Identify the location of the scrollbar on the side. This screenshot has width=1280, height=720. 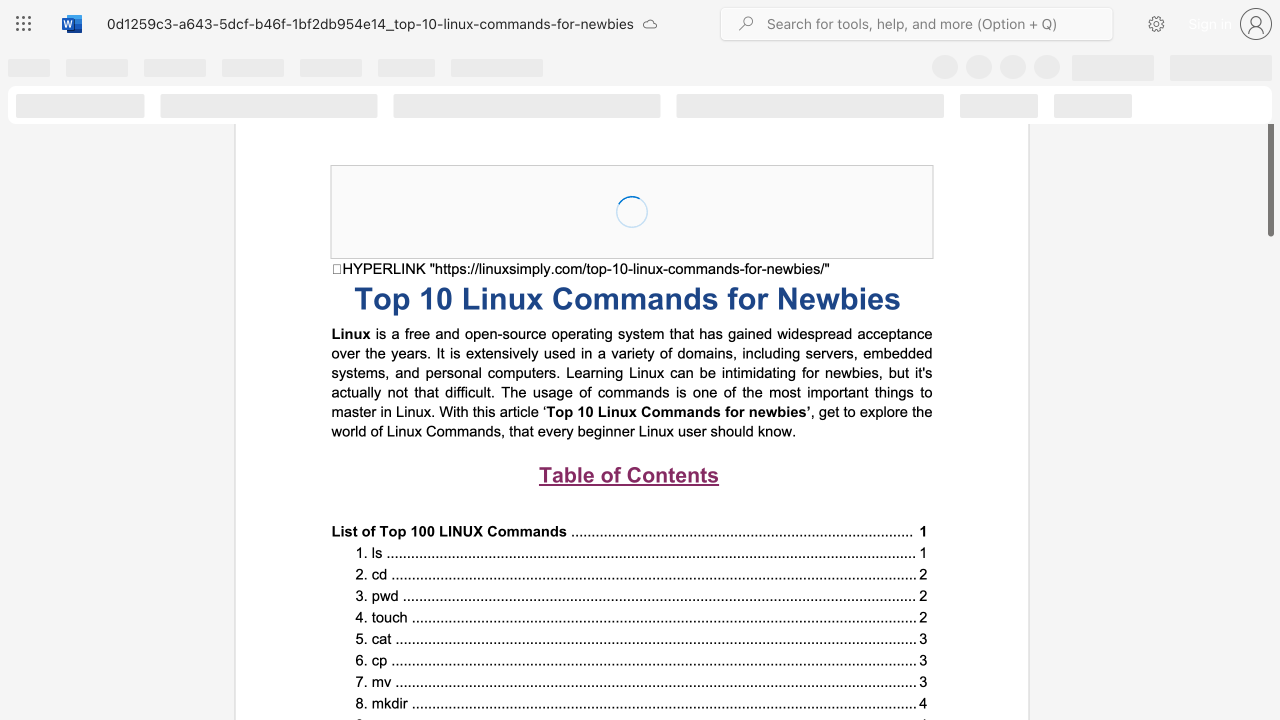
(1269, 560).